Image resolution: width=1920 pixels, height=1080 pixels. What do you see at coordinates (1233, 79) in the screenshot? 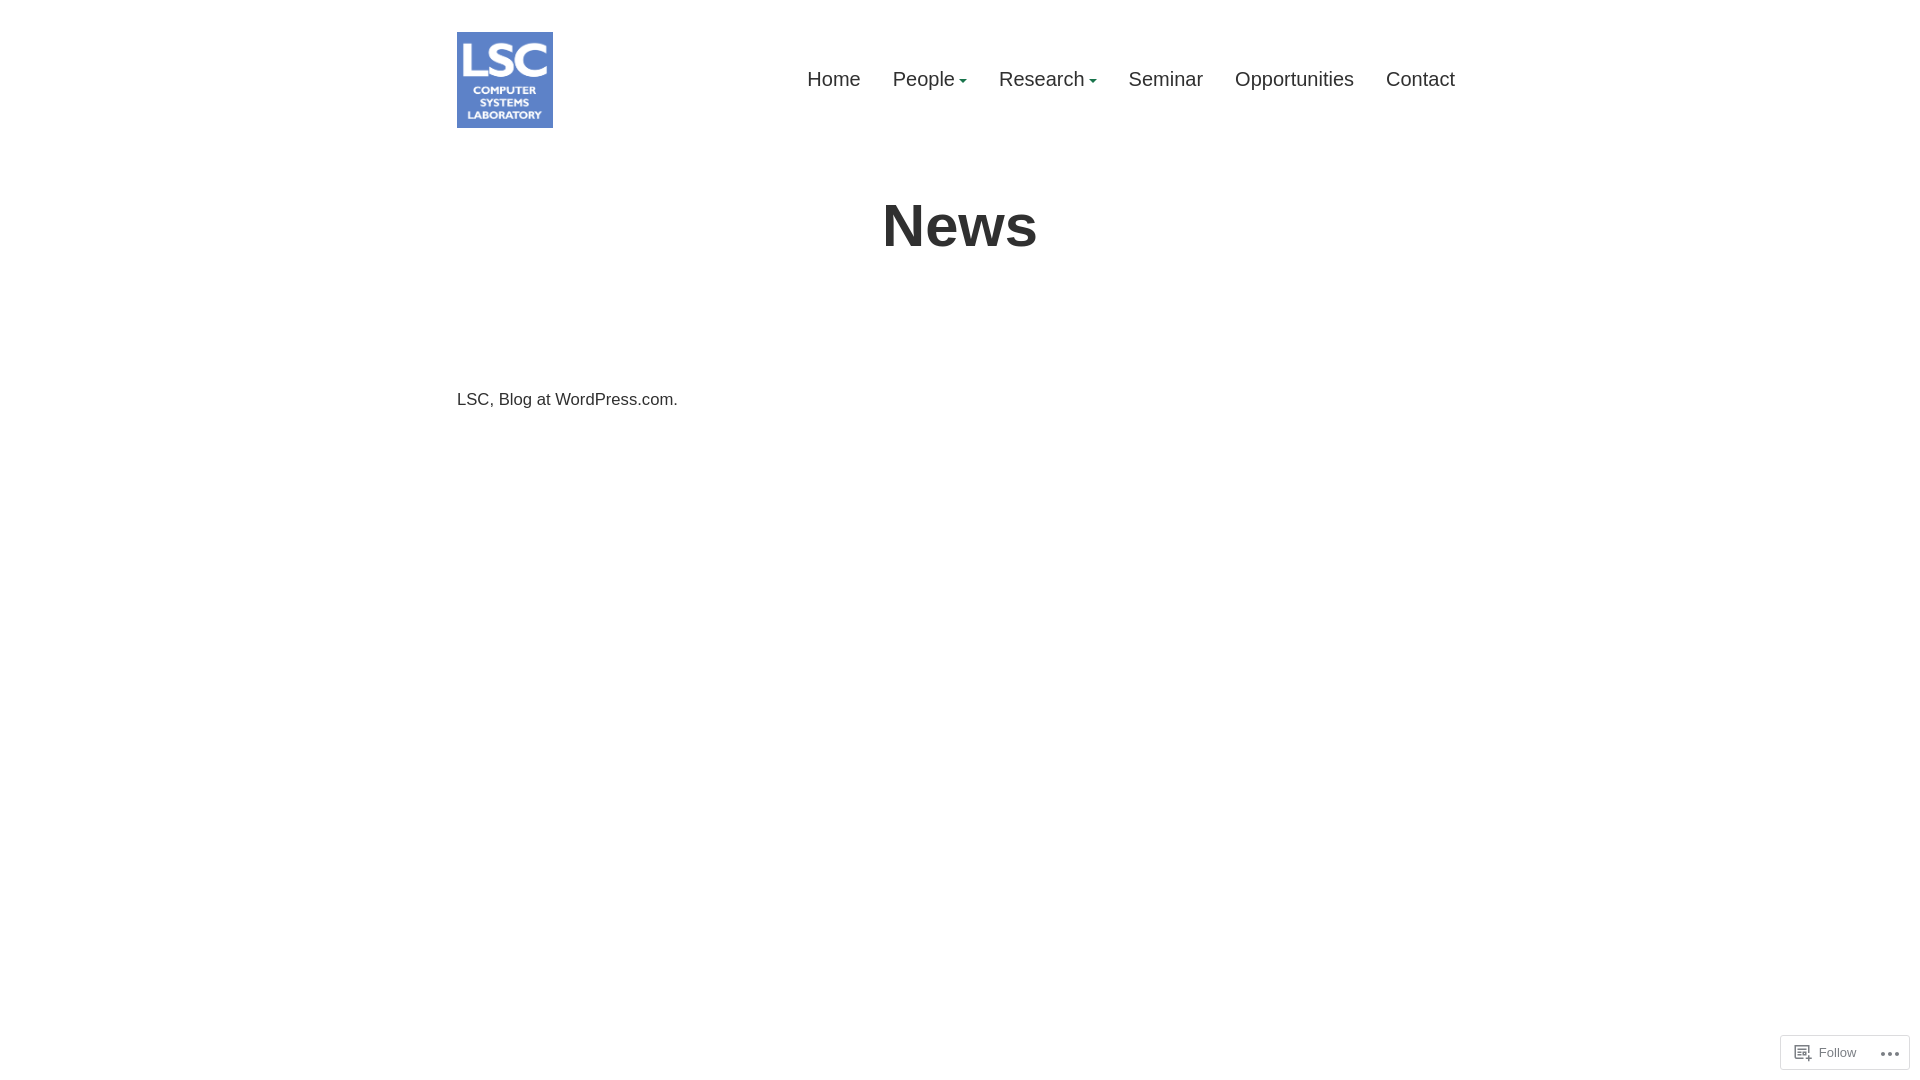
I see `'Opportunities'` at bounding box center [1233, 79].